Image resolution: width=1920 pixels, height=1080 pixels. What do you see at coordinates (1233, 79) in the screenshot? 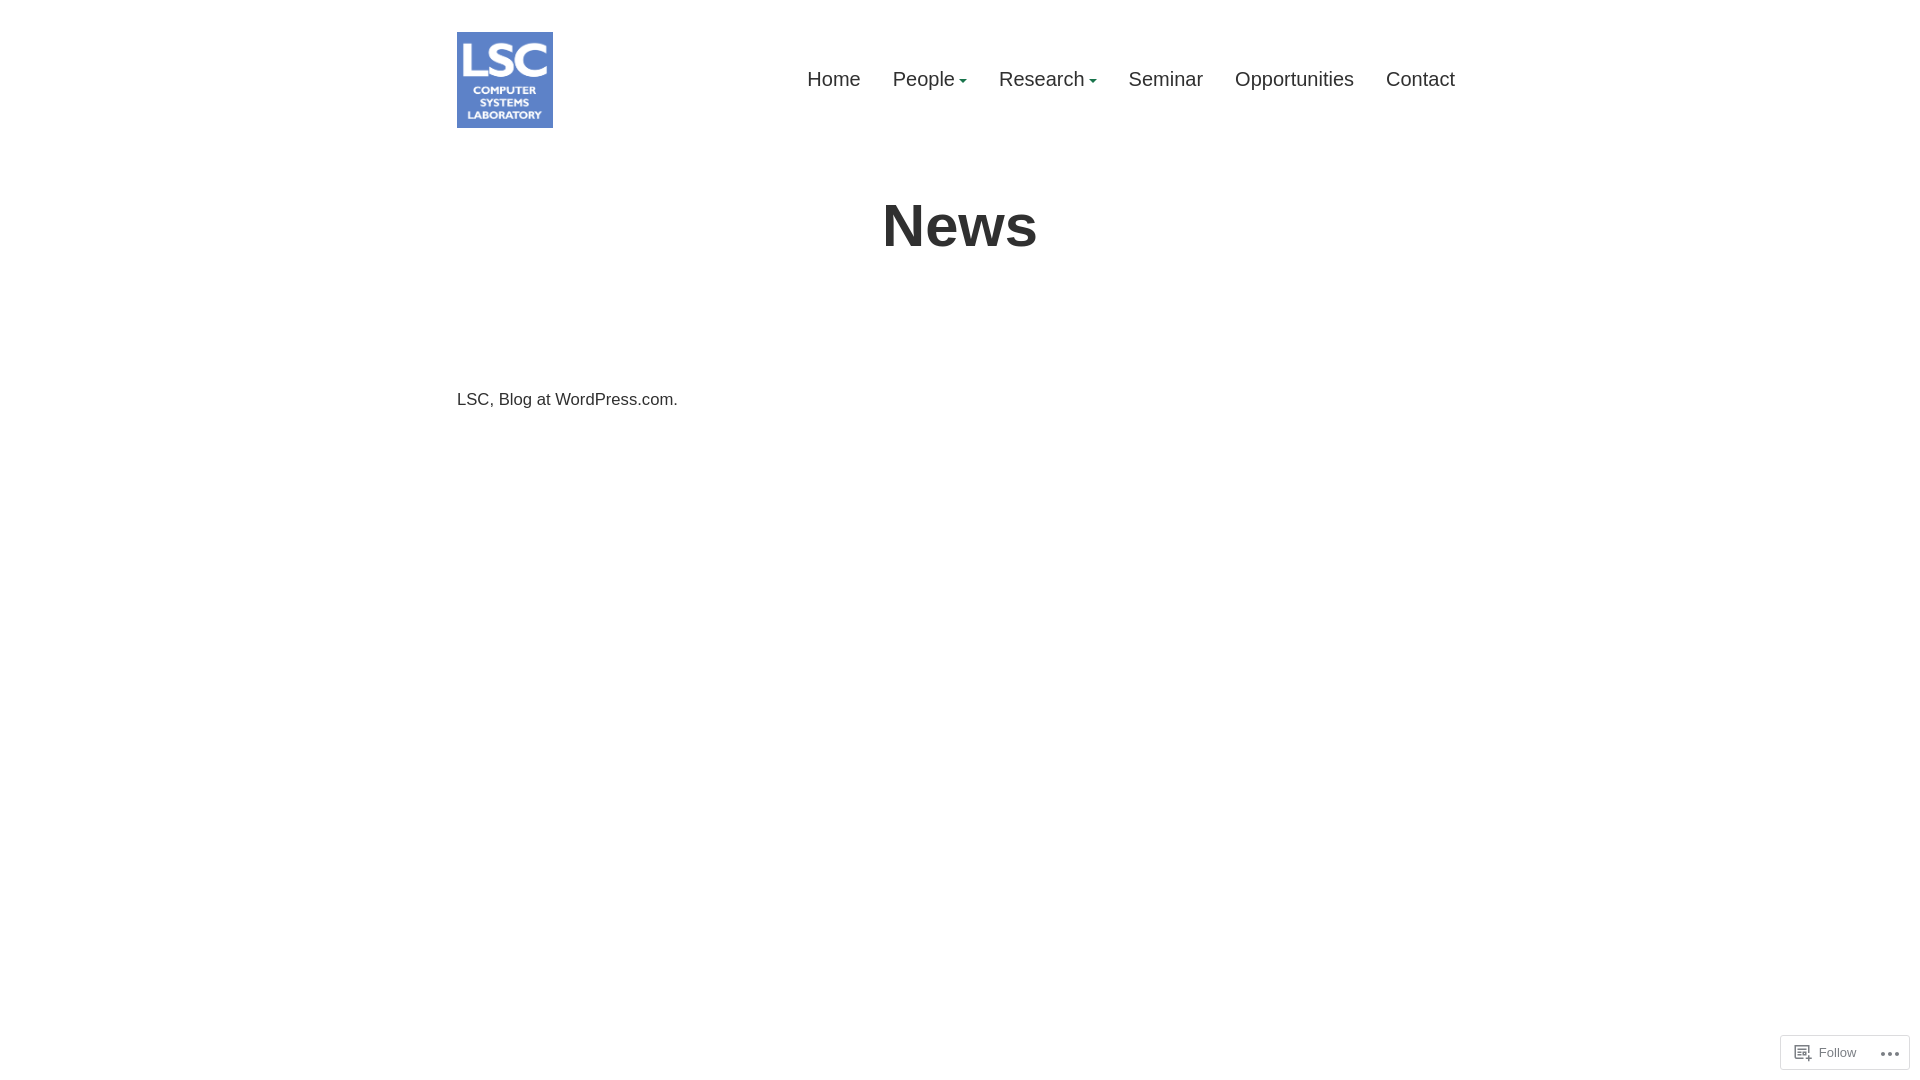
I see `'Opportunities'` at bounding box center [1233, 79].